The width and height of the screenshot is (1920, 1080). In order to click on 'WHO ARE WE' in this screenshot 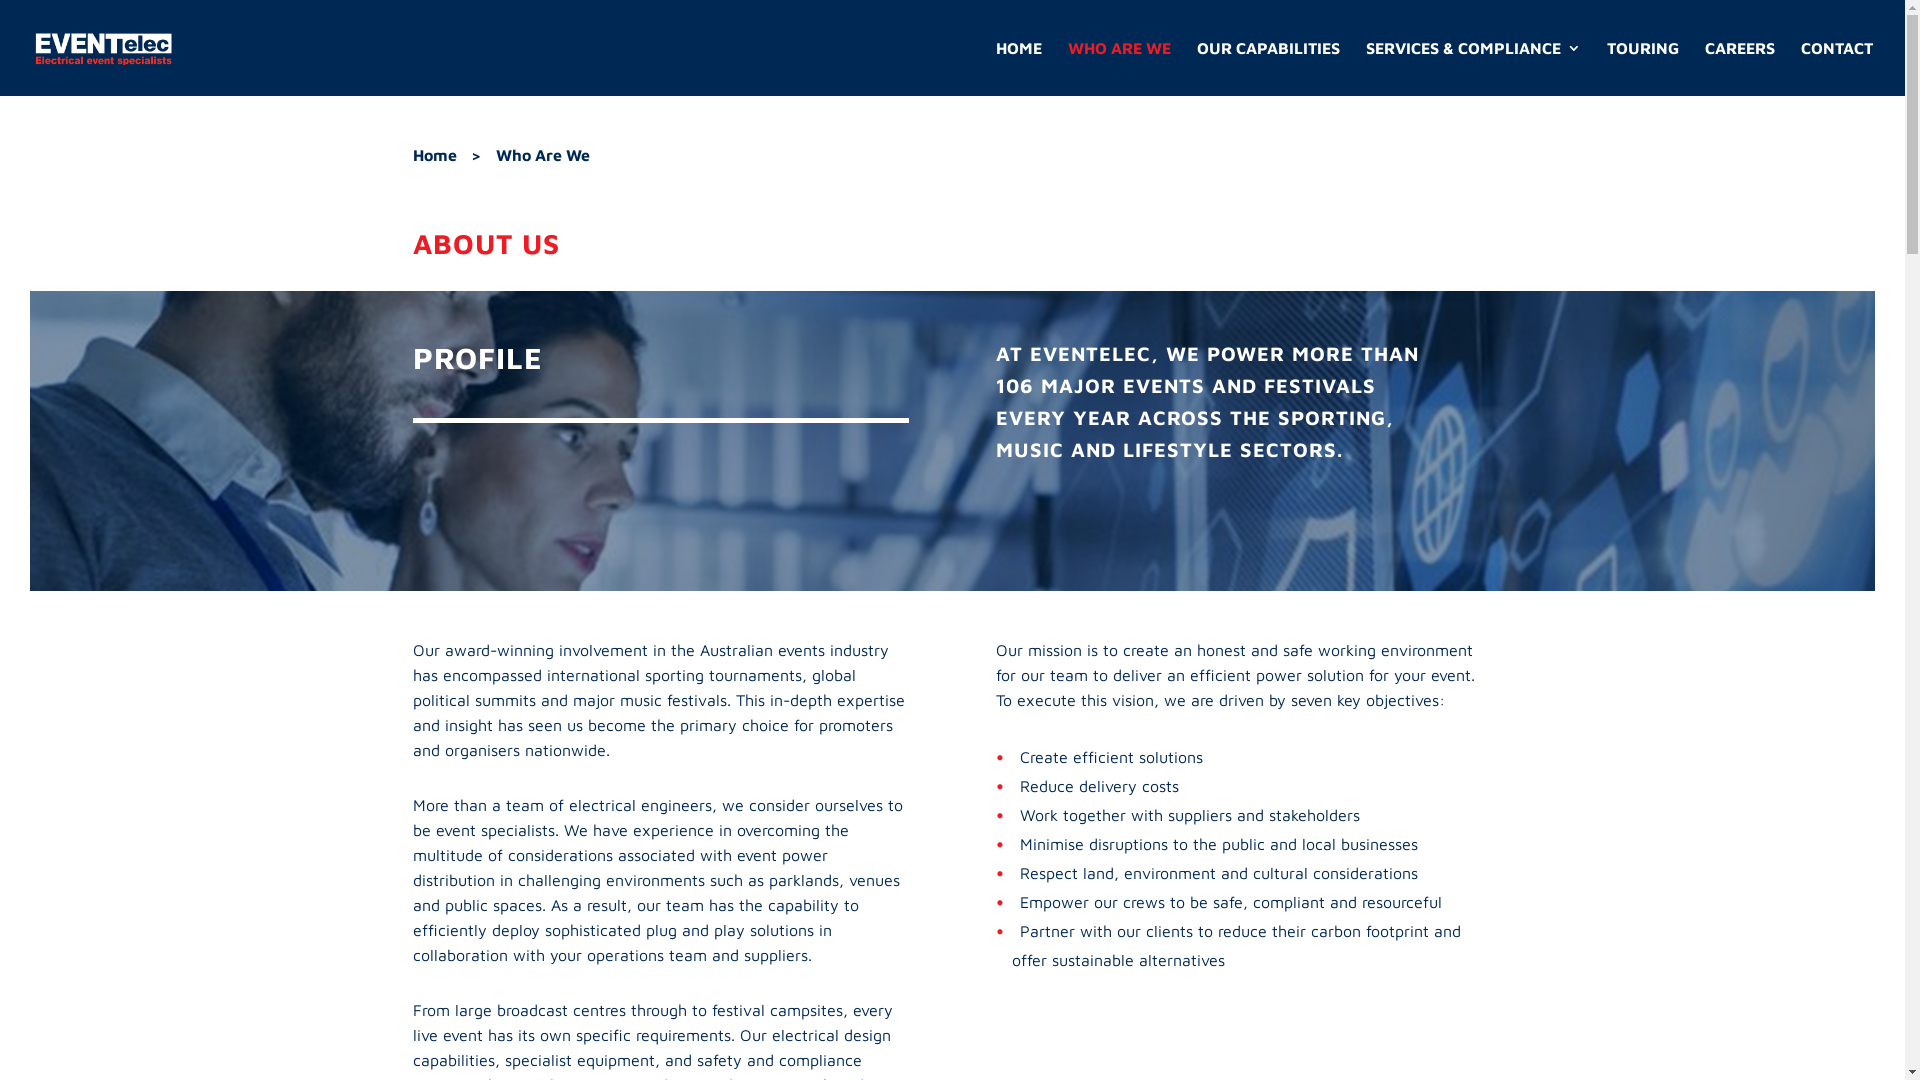, I will do `click(1118, 67)`.